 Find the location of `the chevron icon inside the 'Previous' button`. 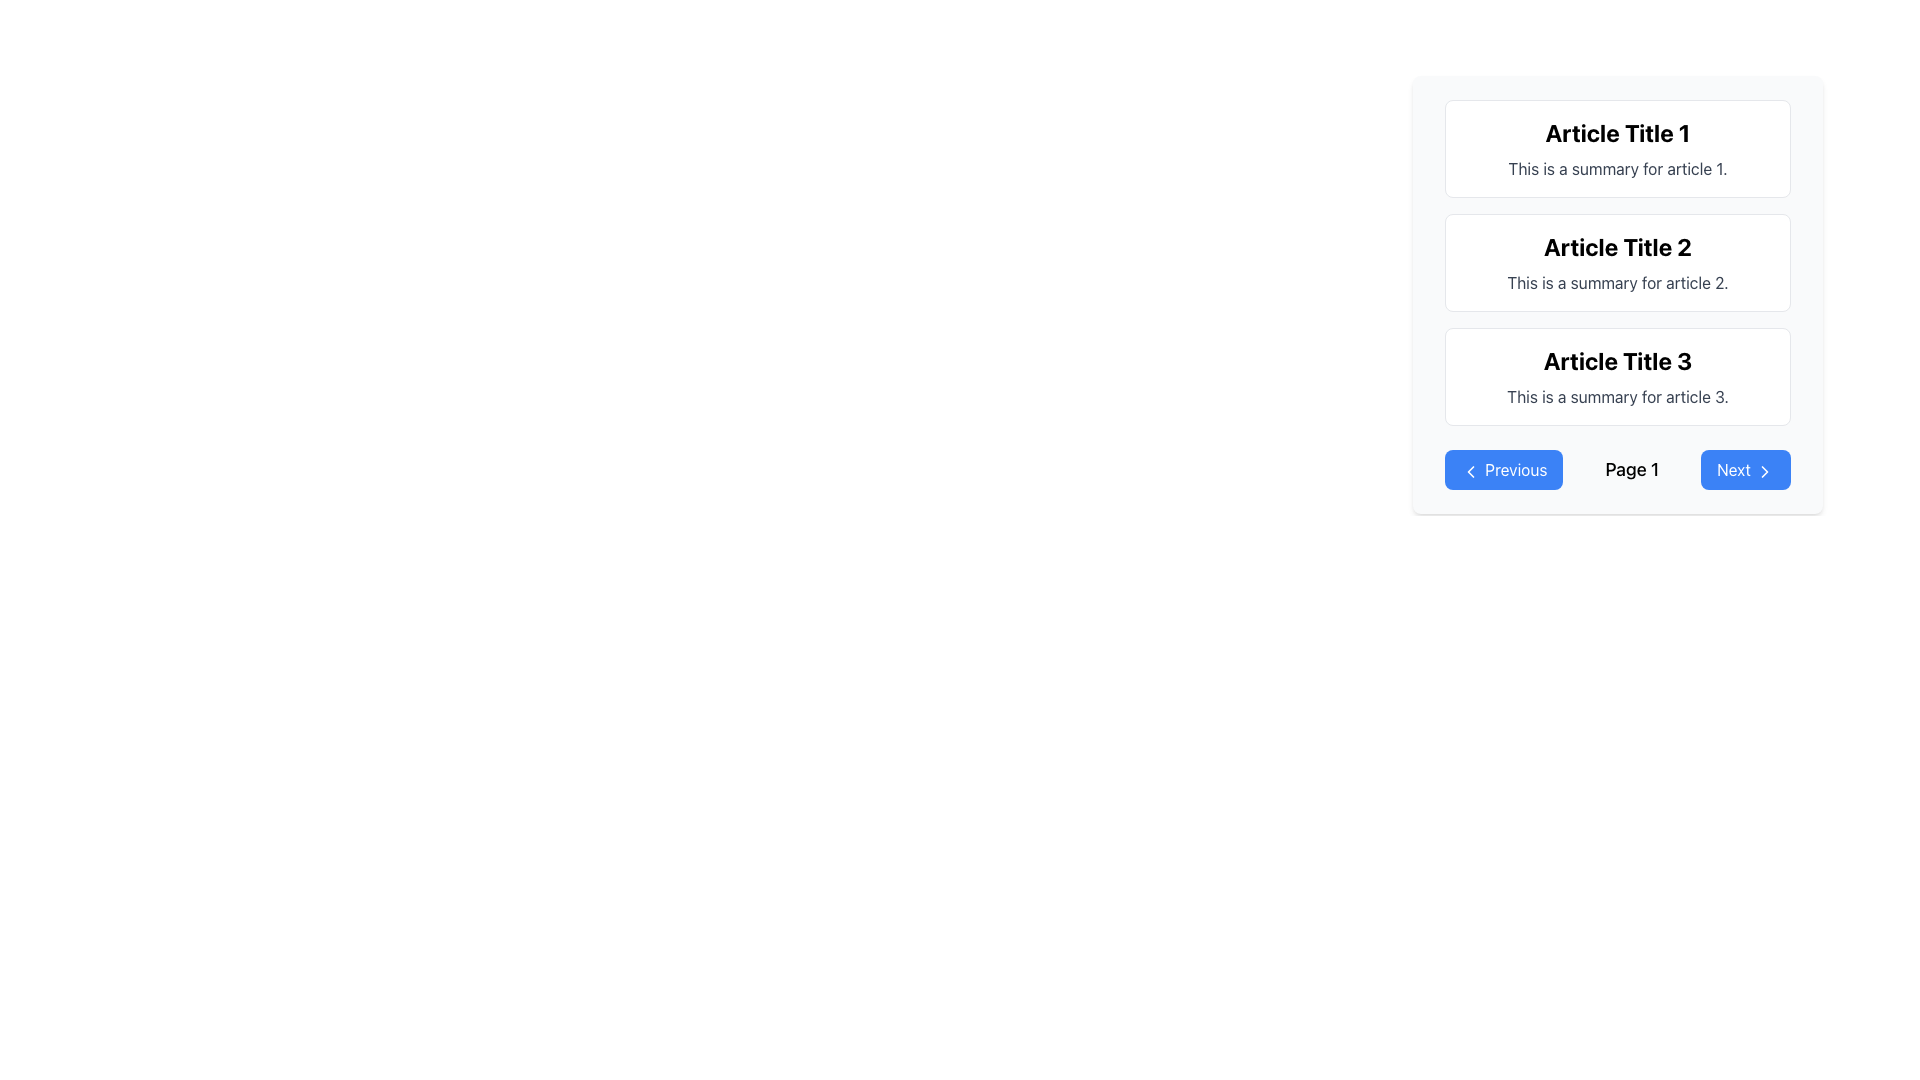

the chevron icon inside the 'Previous' button is located at coordinates (1470, 470).